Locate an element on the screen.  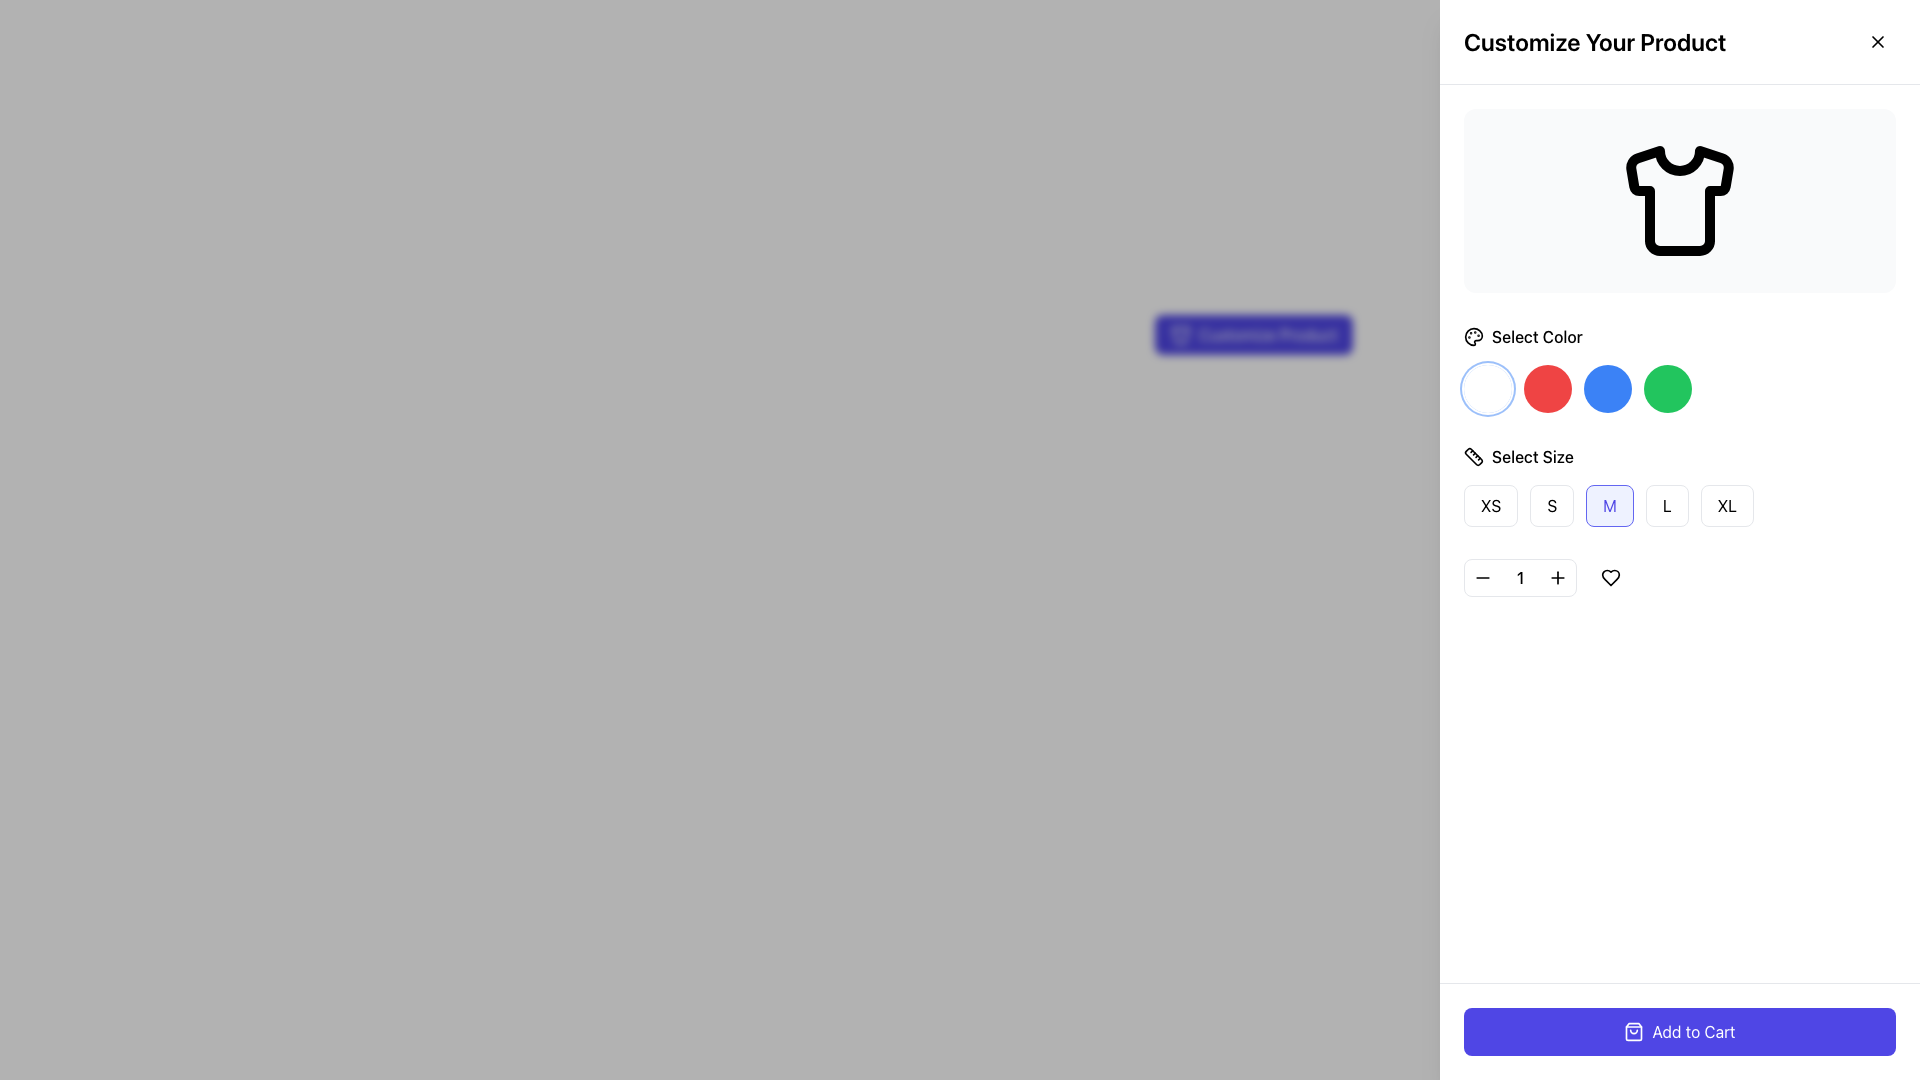
the shopping bag icon, which is a thin outline icon located to the left of the 'Add to Cart' button, within the button's boundary is located at coordinates (1634, 1032).